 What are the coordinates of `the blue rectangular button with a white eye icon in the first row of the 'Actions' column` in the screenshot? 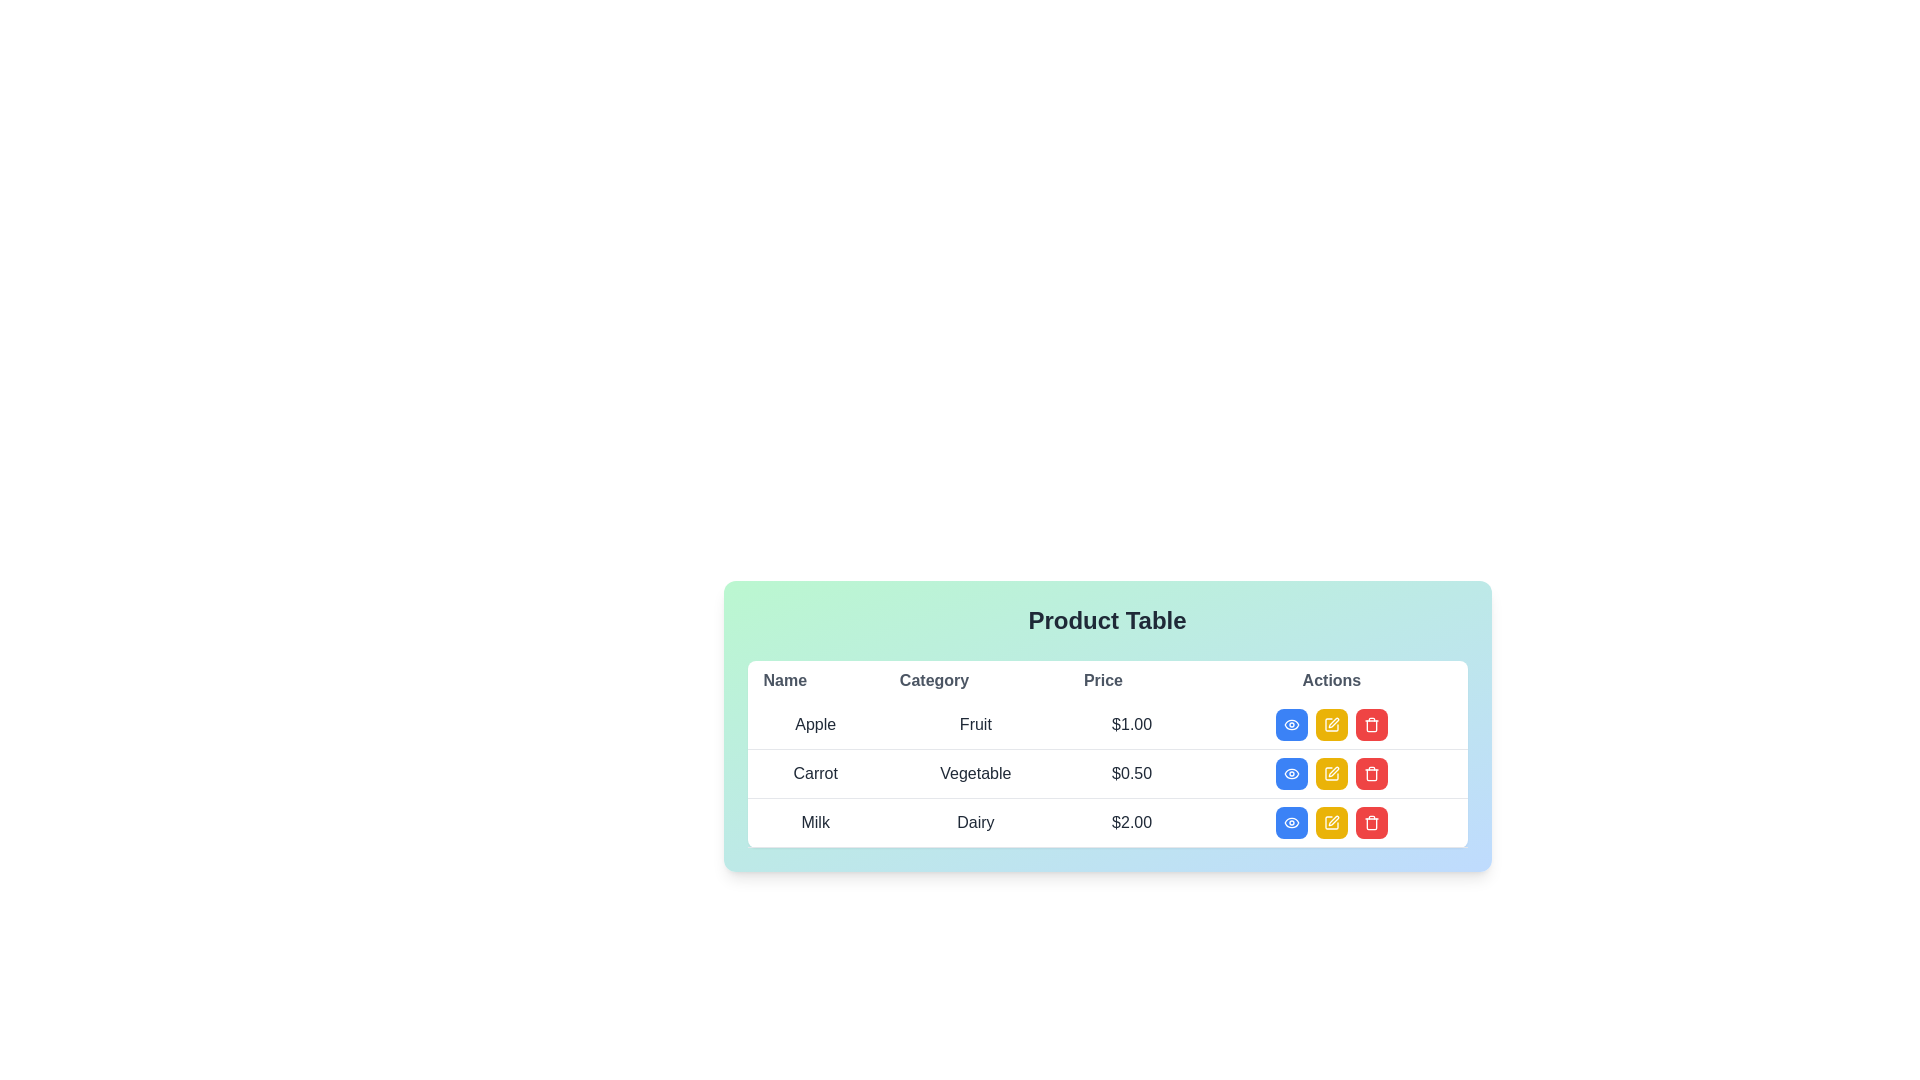 It's located at (1291, 725).